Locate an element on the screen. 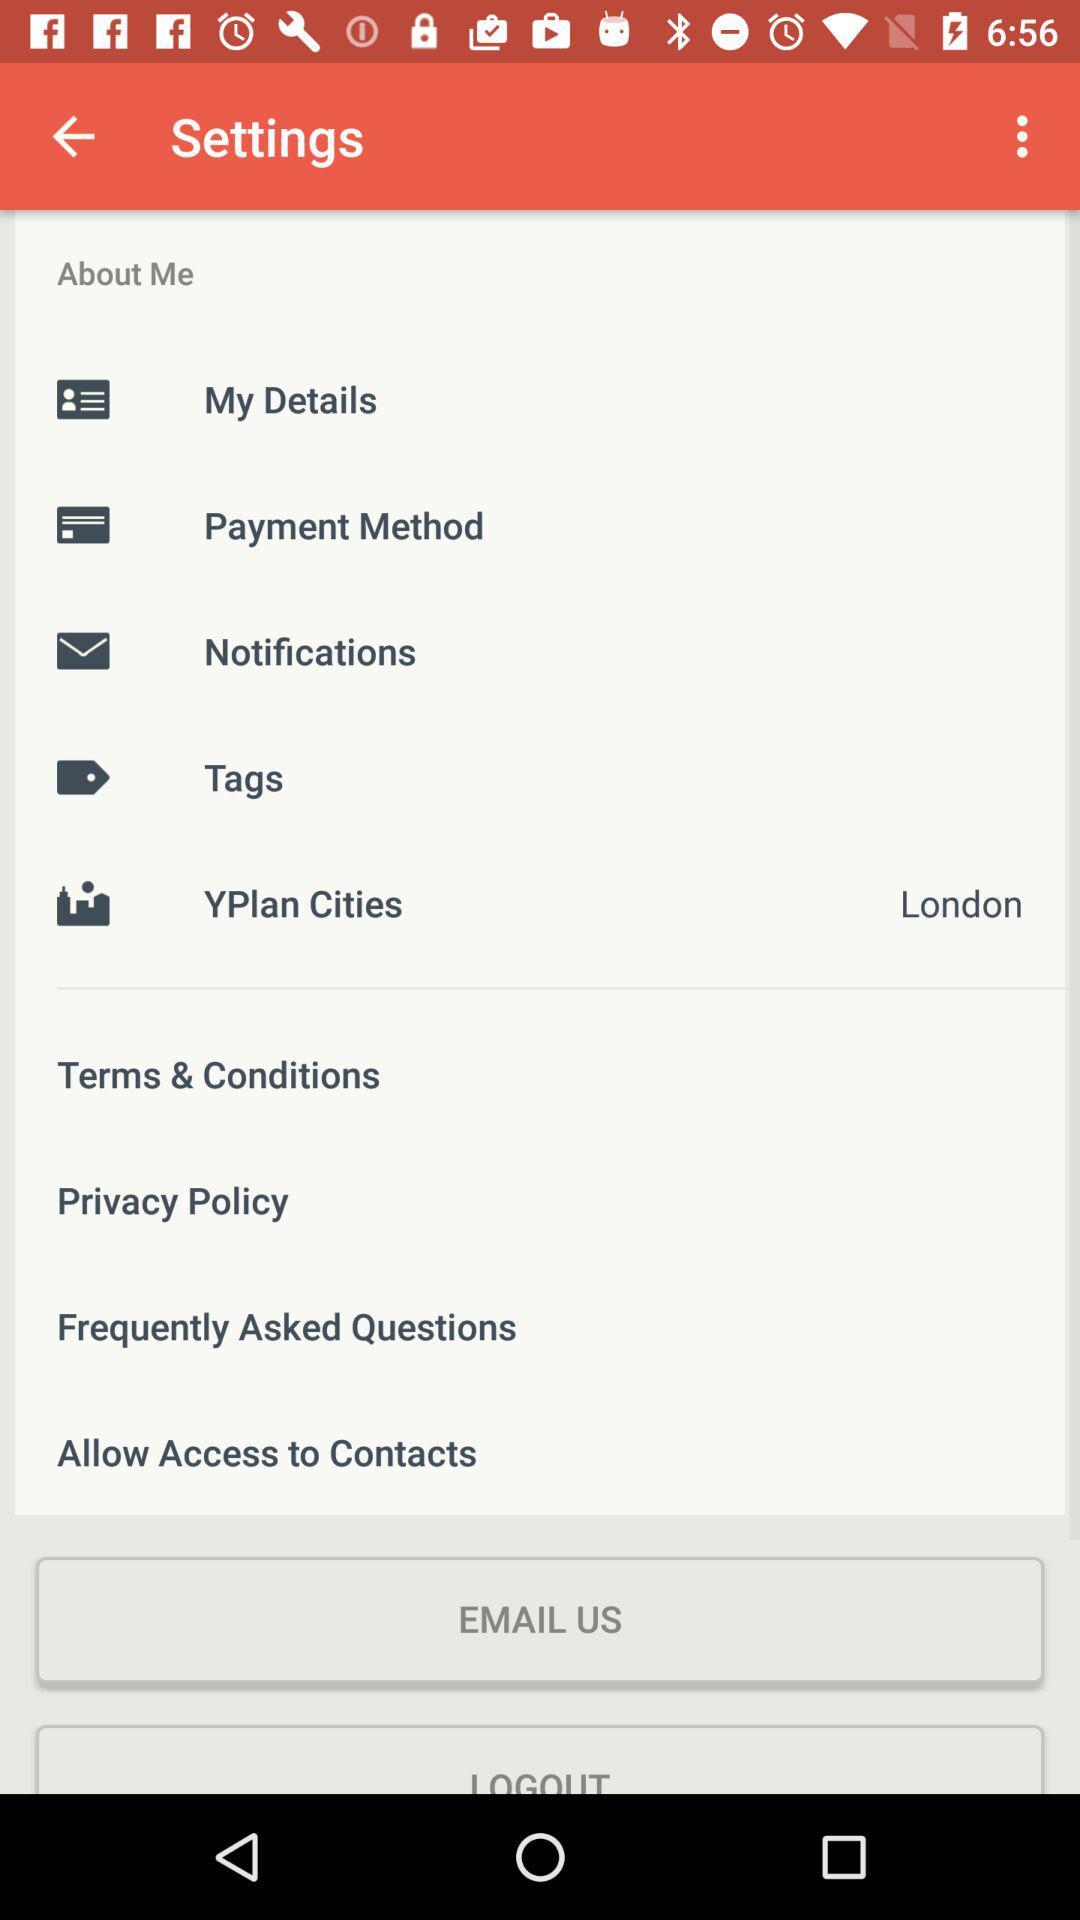  terms & conditions is located at coordinates (540, 1073).